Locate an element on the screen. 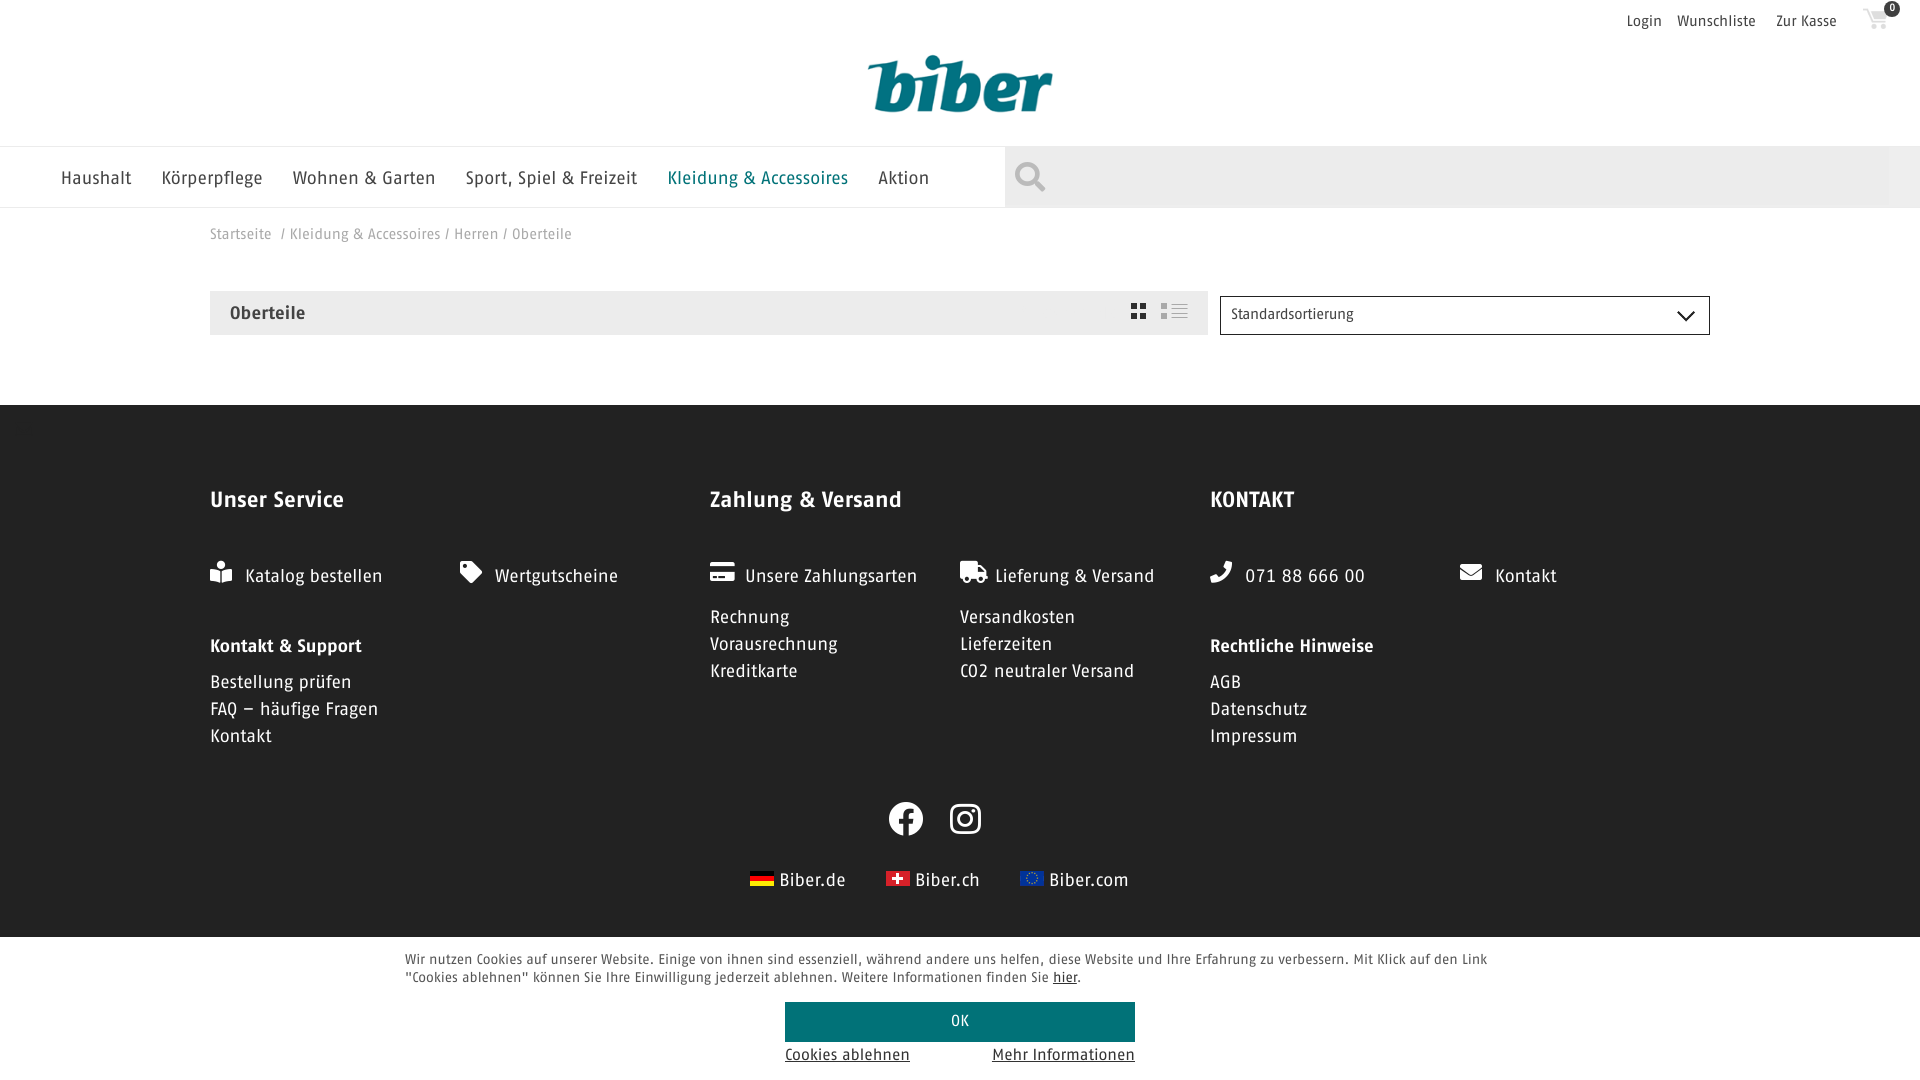 This screenshot has height=1080, width=1920. 'Wertgutscheine' is located at coordinates (556, 577).